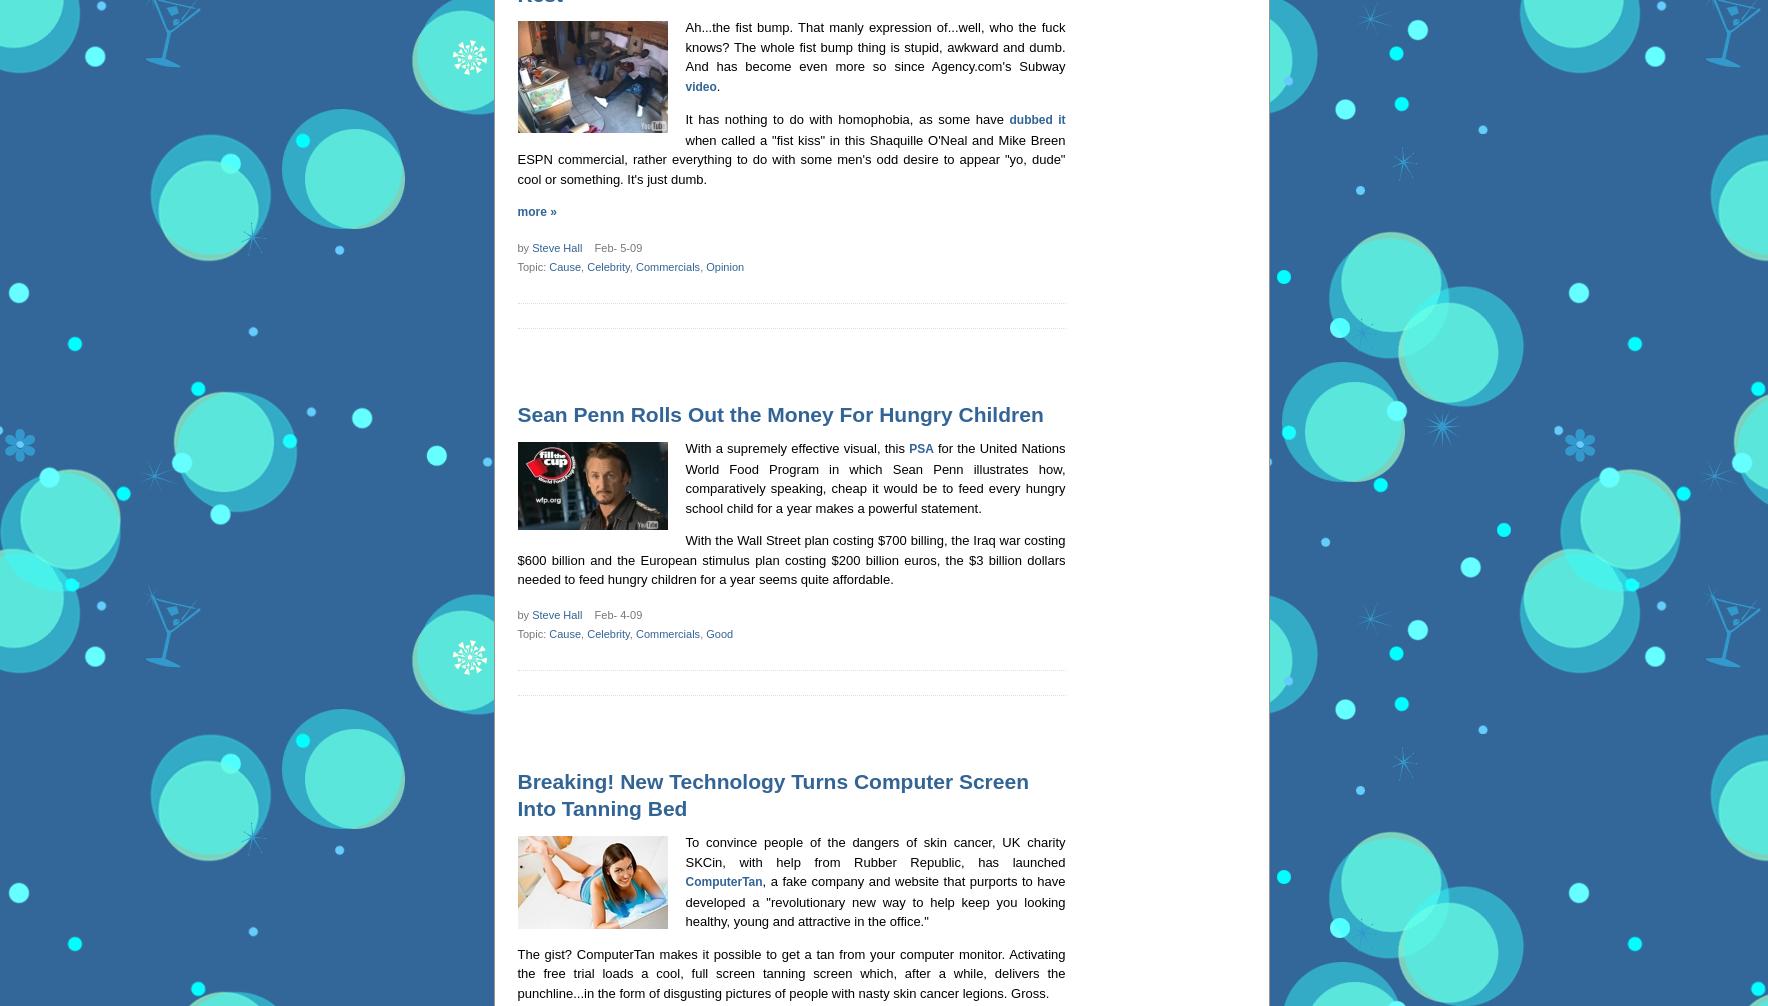 The height and width of the screenshot is (1006, 1768). I want to click on 'dubbed it', so click(1035, 120).